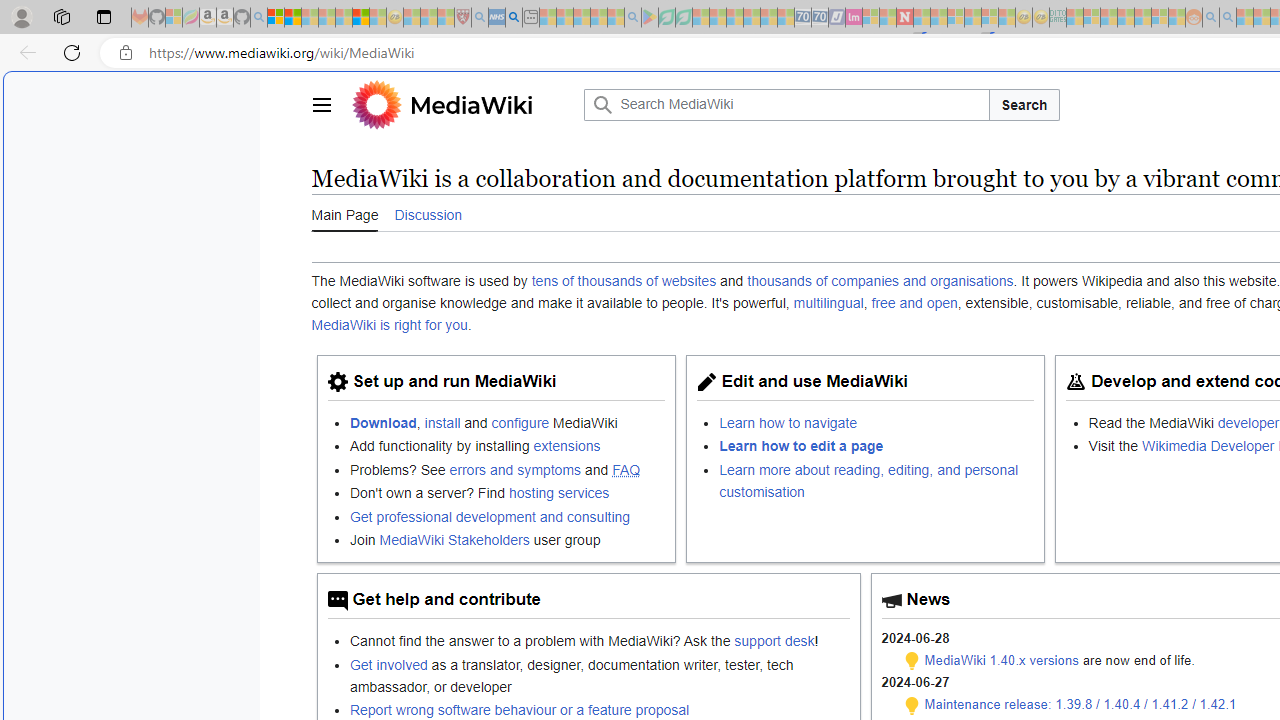 Image resolution: width=1280 pixels, height=720 pixels. What do you see at coordinates (507, 469) in the screenshot?
I see `'Problems? See errors and symptoms and FAQ'` at bounding box center [507, 469].